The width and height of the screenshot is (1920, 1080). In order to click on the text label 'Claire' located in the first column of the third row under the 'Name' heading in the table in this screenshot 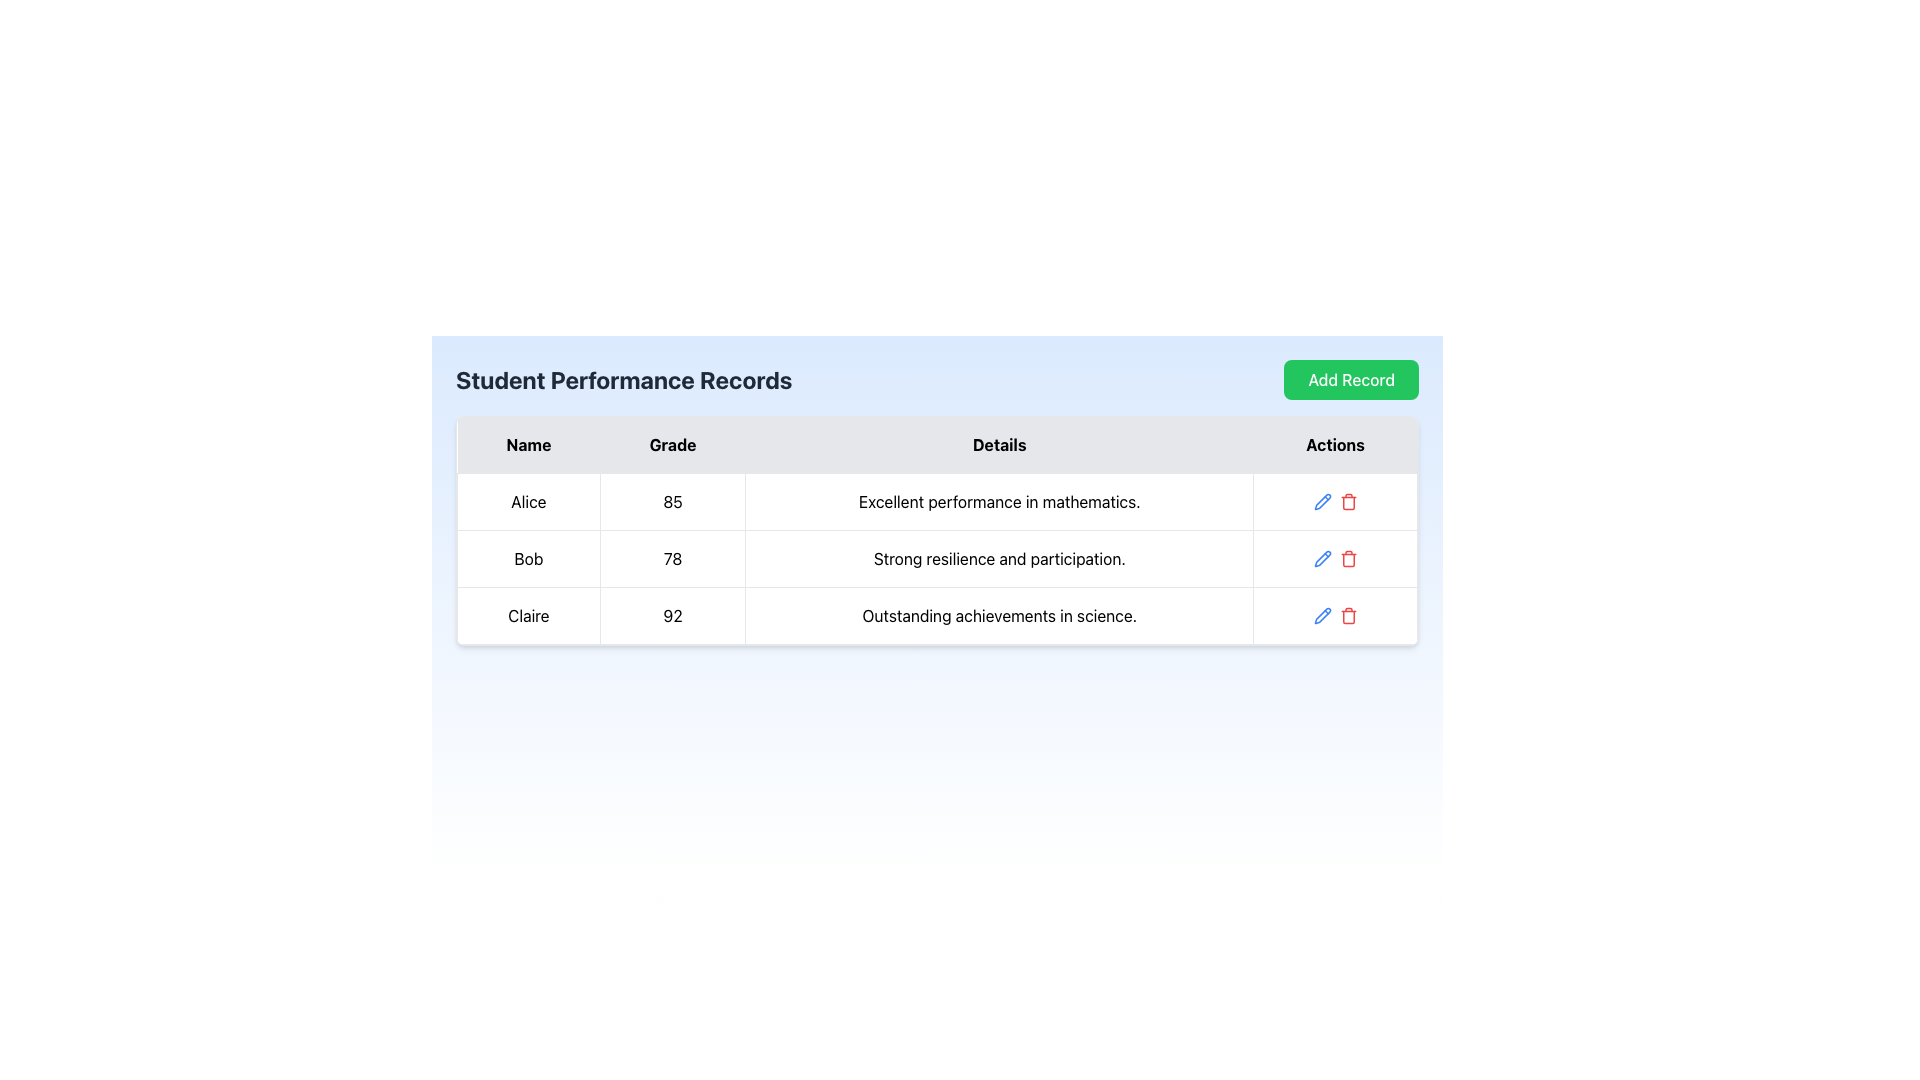, I will do `click(528, 615)`.